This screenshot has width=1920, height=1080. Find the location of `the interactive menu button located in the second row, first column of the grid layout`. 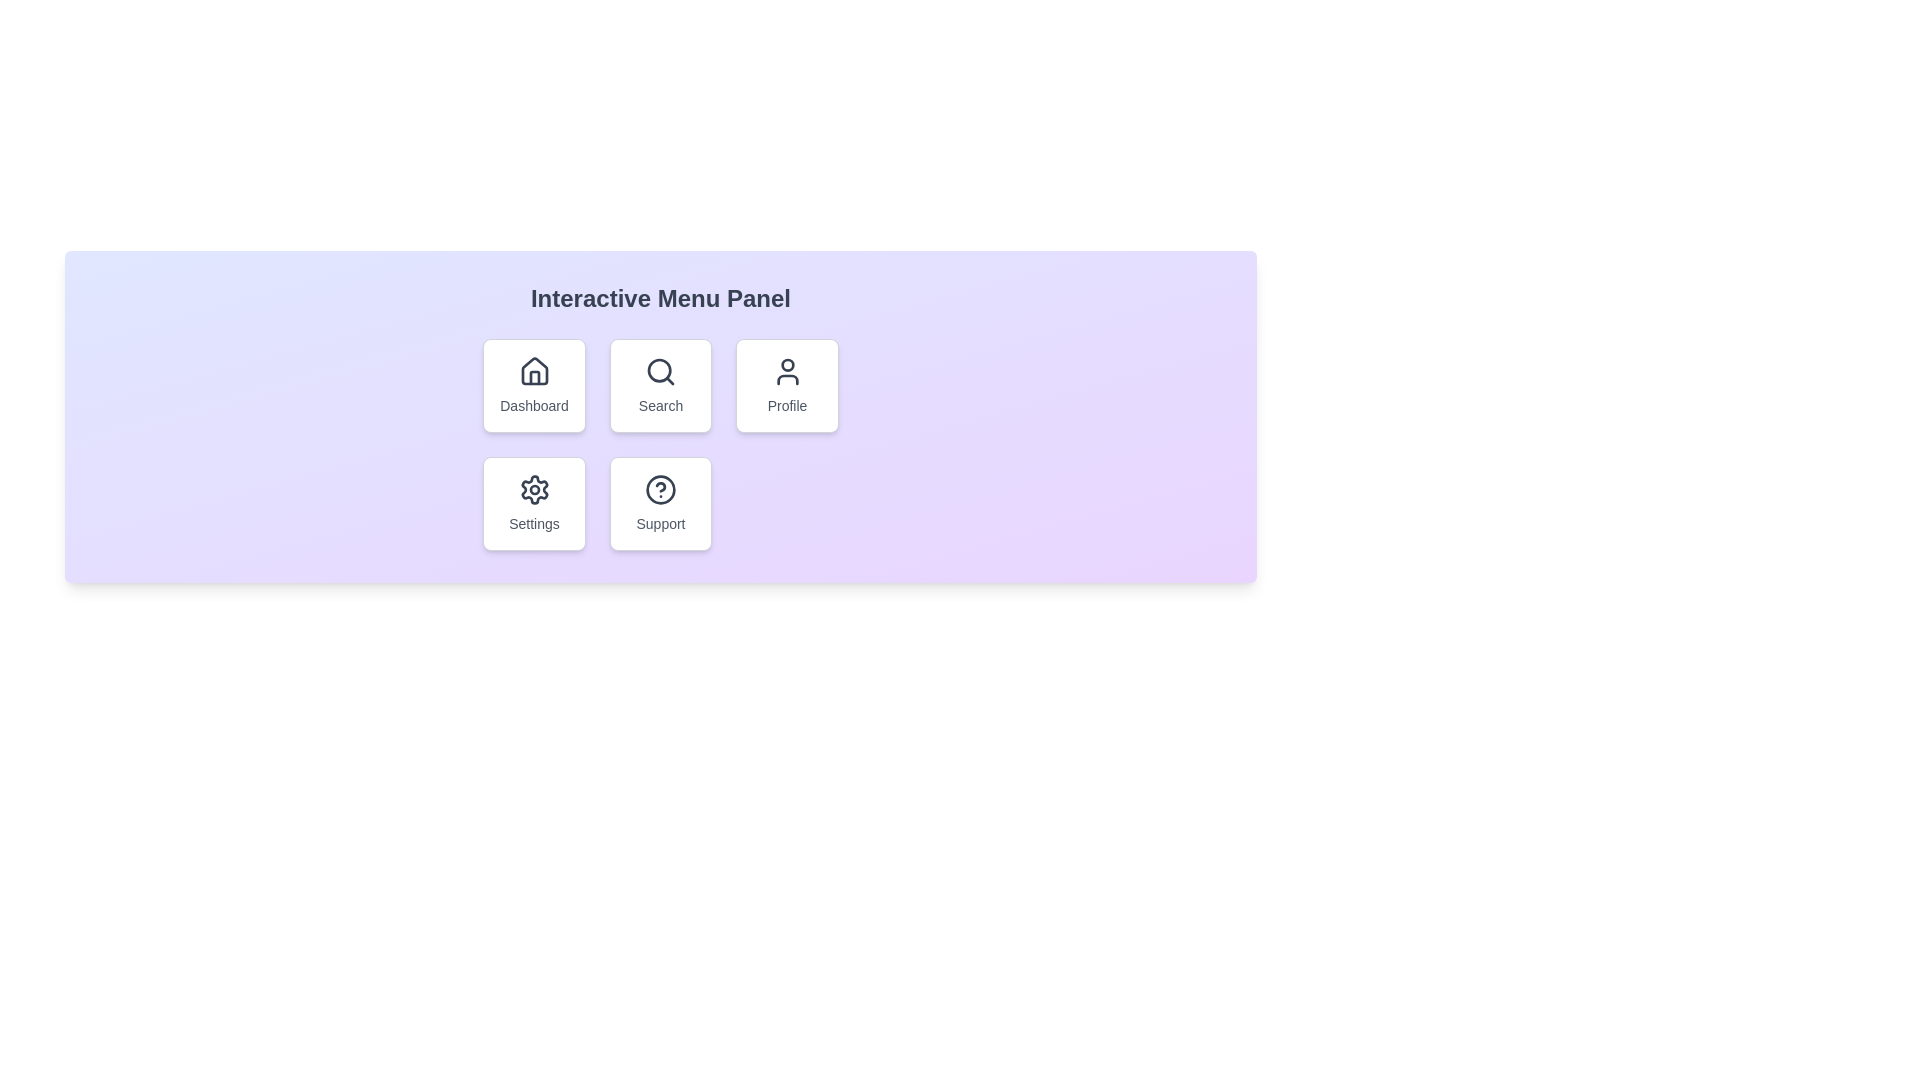

the interactive menu button located in the second row, first column of the grid layout is located at coordinates (534, 503).